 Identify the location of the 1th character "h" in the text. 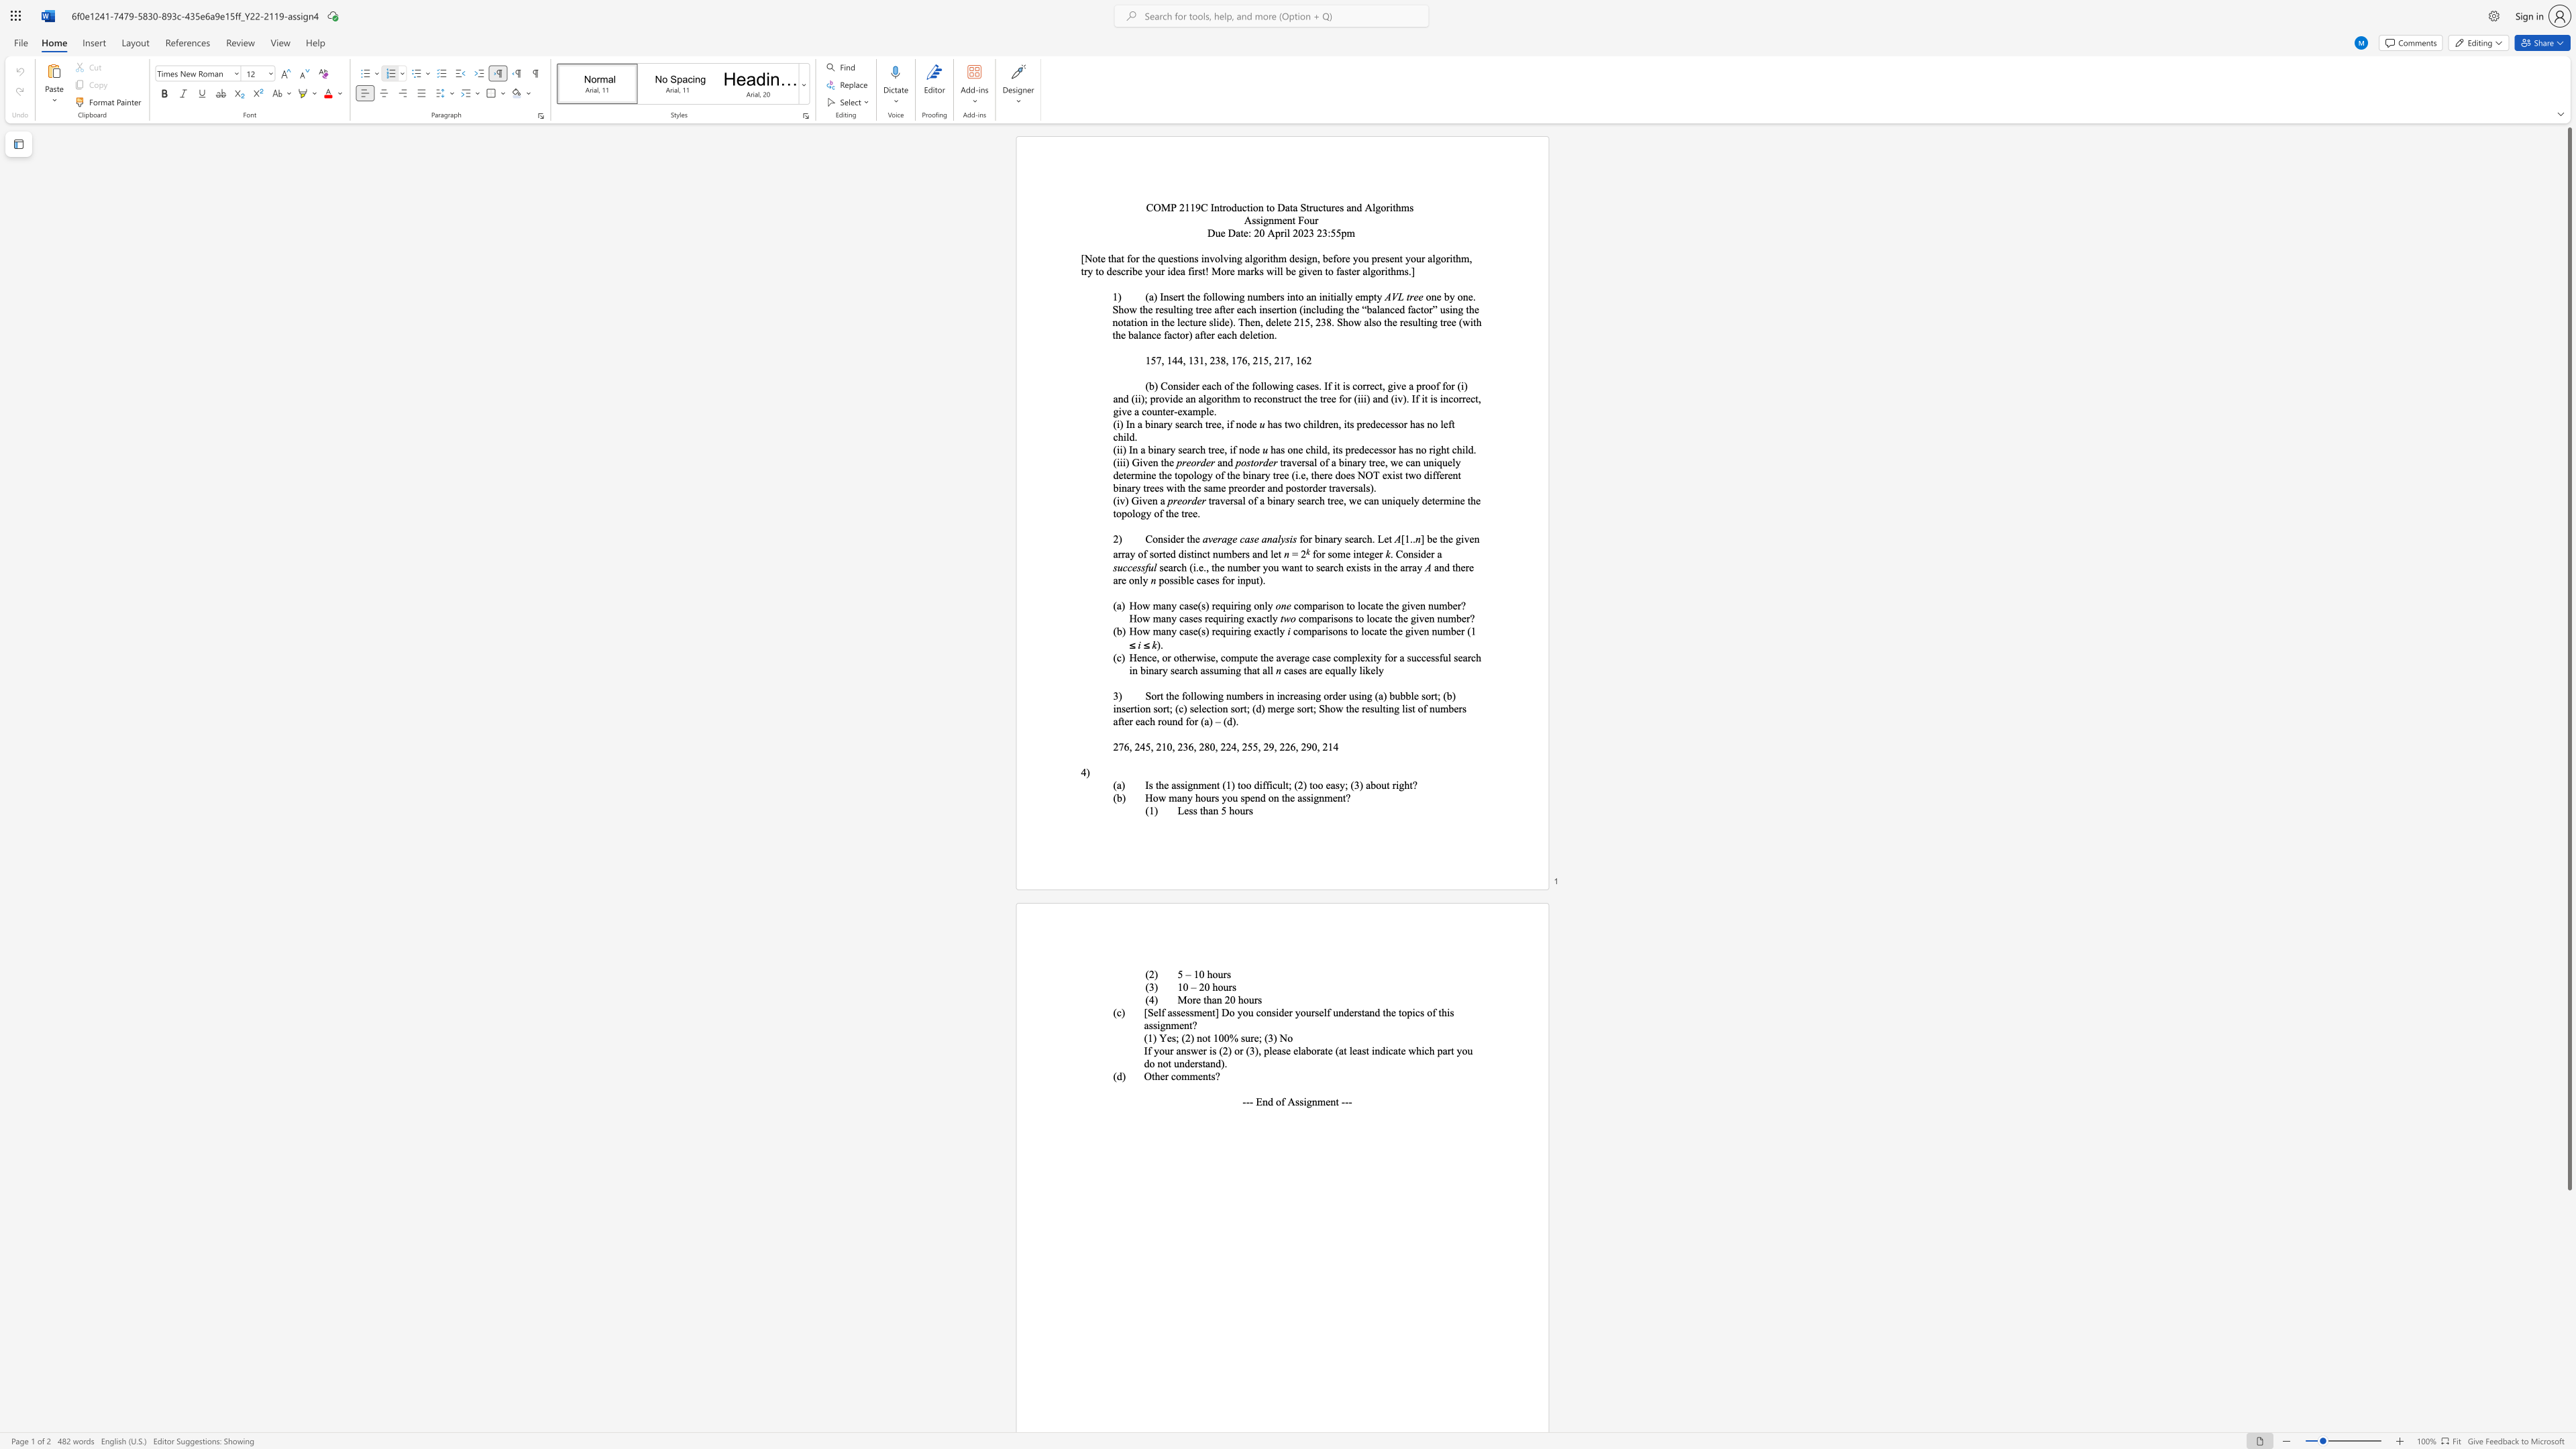
(1215, 986).